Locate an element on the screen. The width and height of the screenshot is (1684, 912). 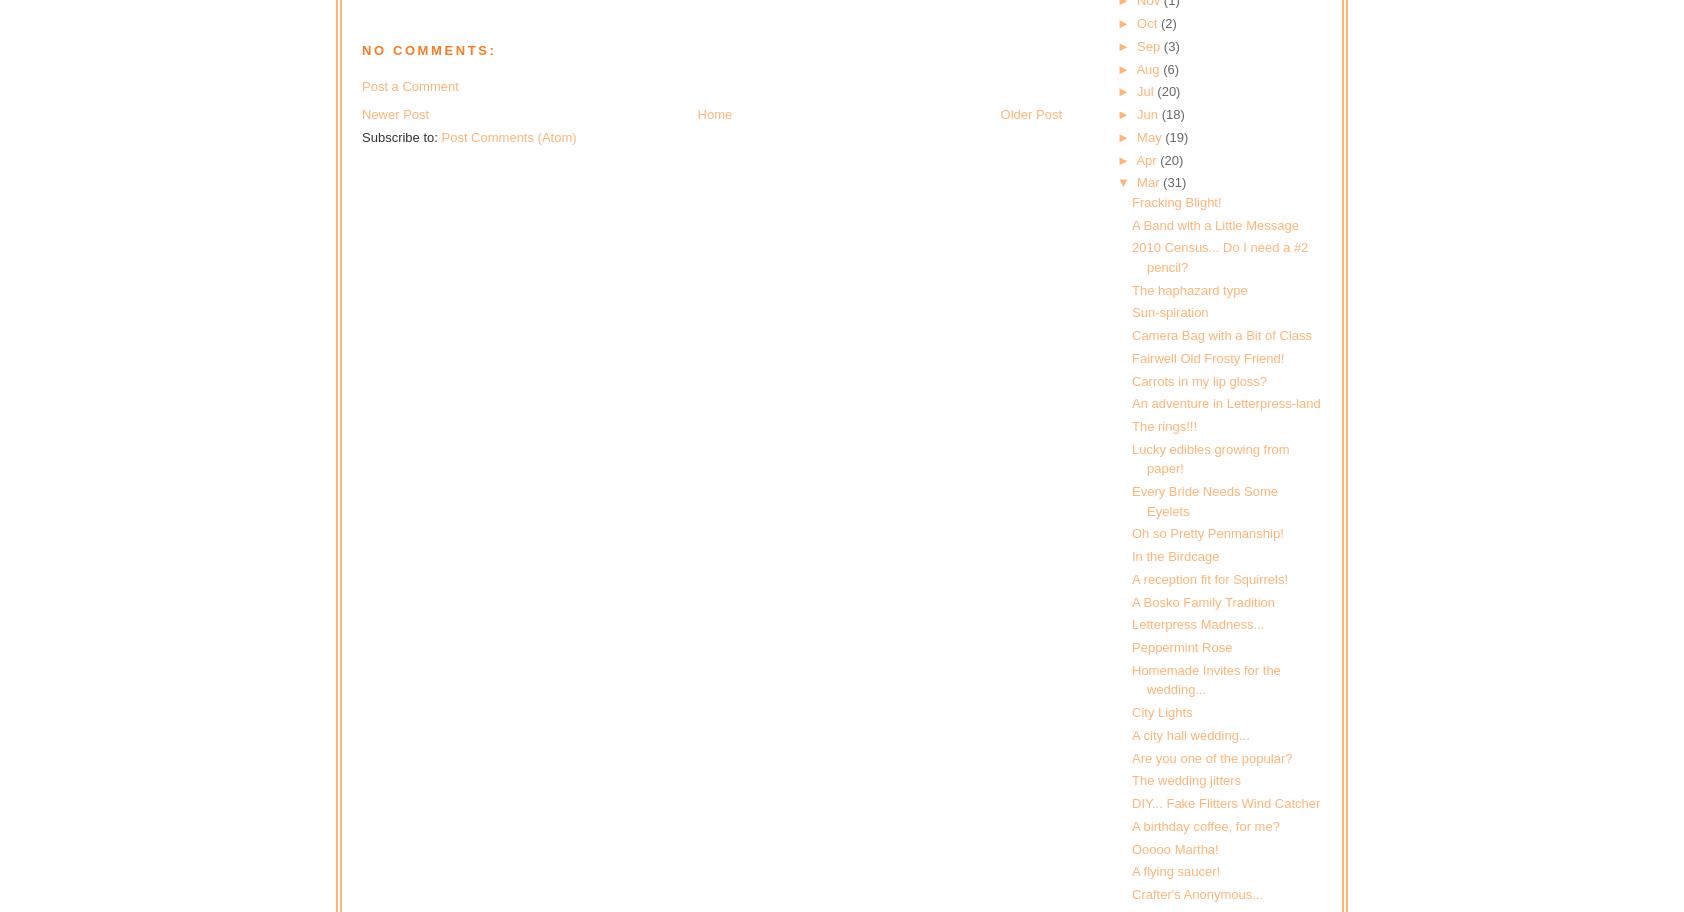
'Letterpress Madness...' is located at coordinates (1197, 624).